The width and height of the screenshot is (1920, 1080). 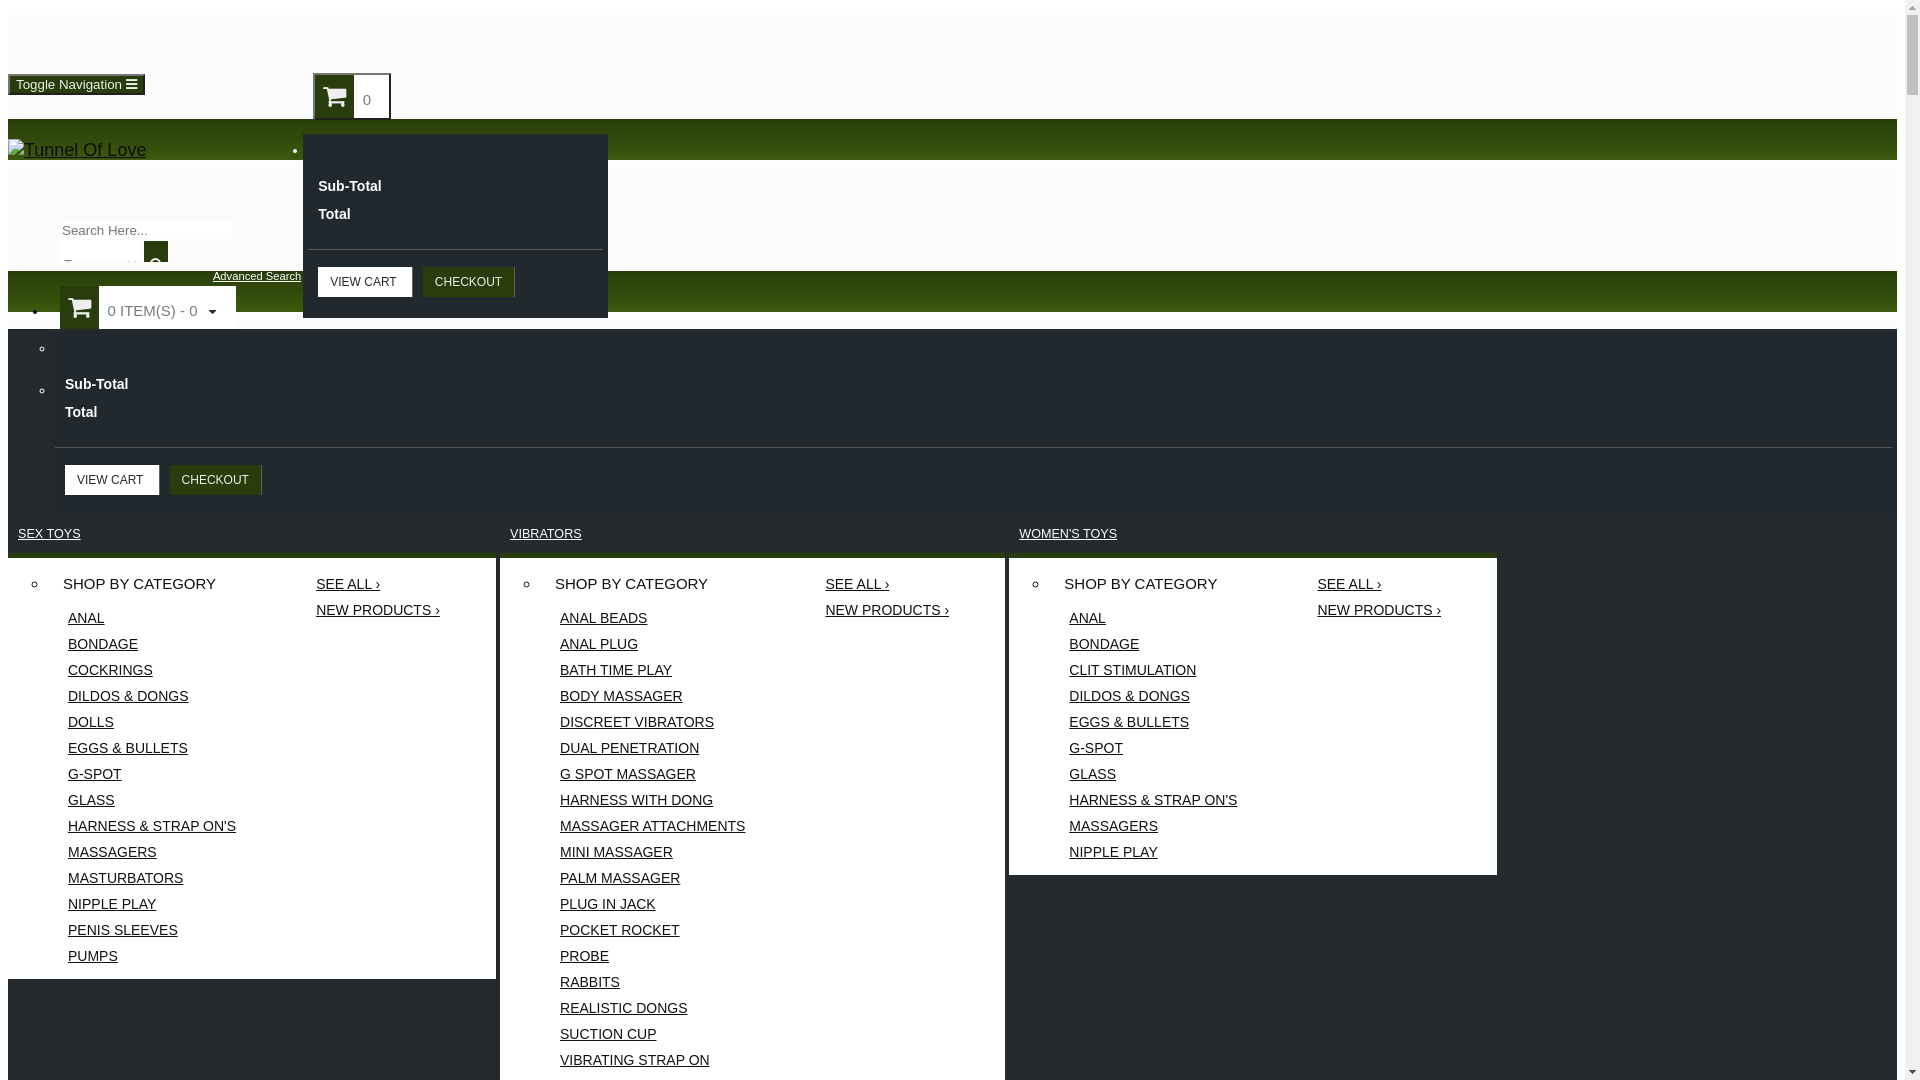 I want to click on 'DISCREET VIBRATORS', so click(x=652, y=721).